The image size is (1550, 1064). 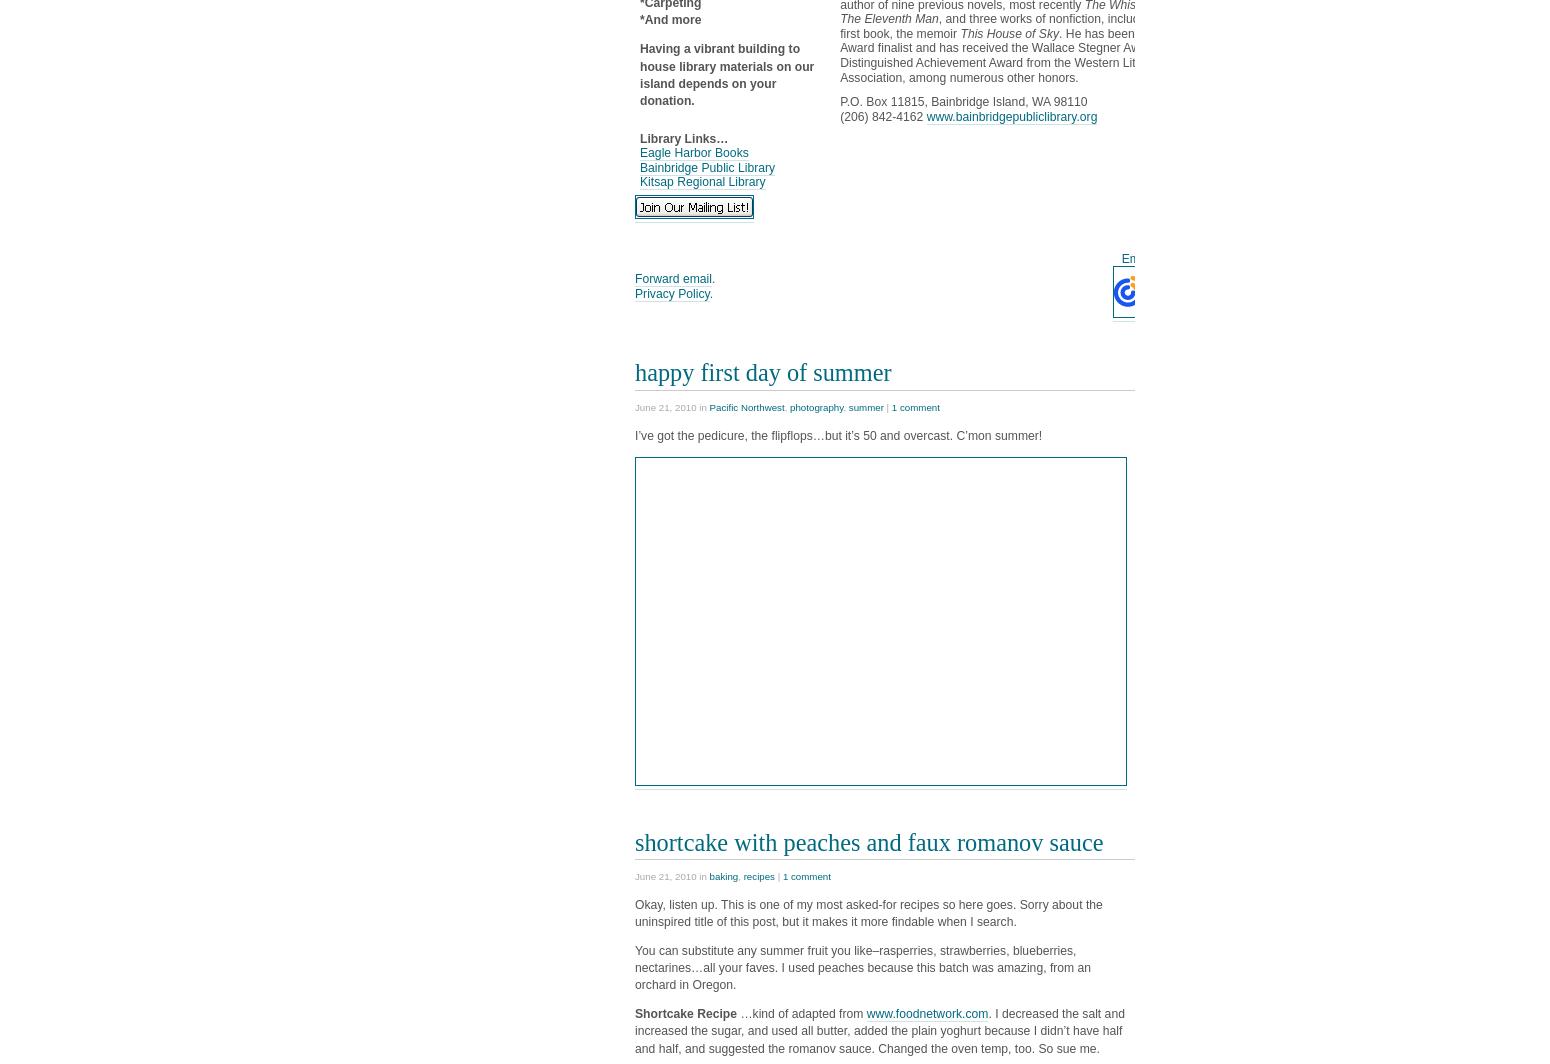 What do you see at coordinates (707, 167) in the screenshot?
I see `'Bainbridge Public Library'` at bounding box center [707, 167].